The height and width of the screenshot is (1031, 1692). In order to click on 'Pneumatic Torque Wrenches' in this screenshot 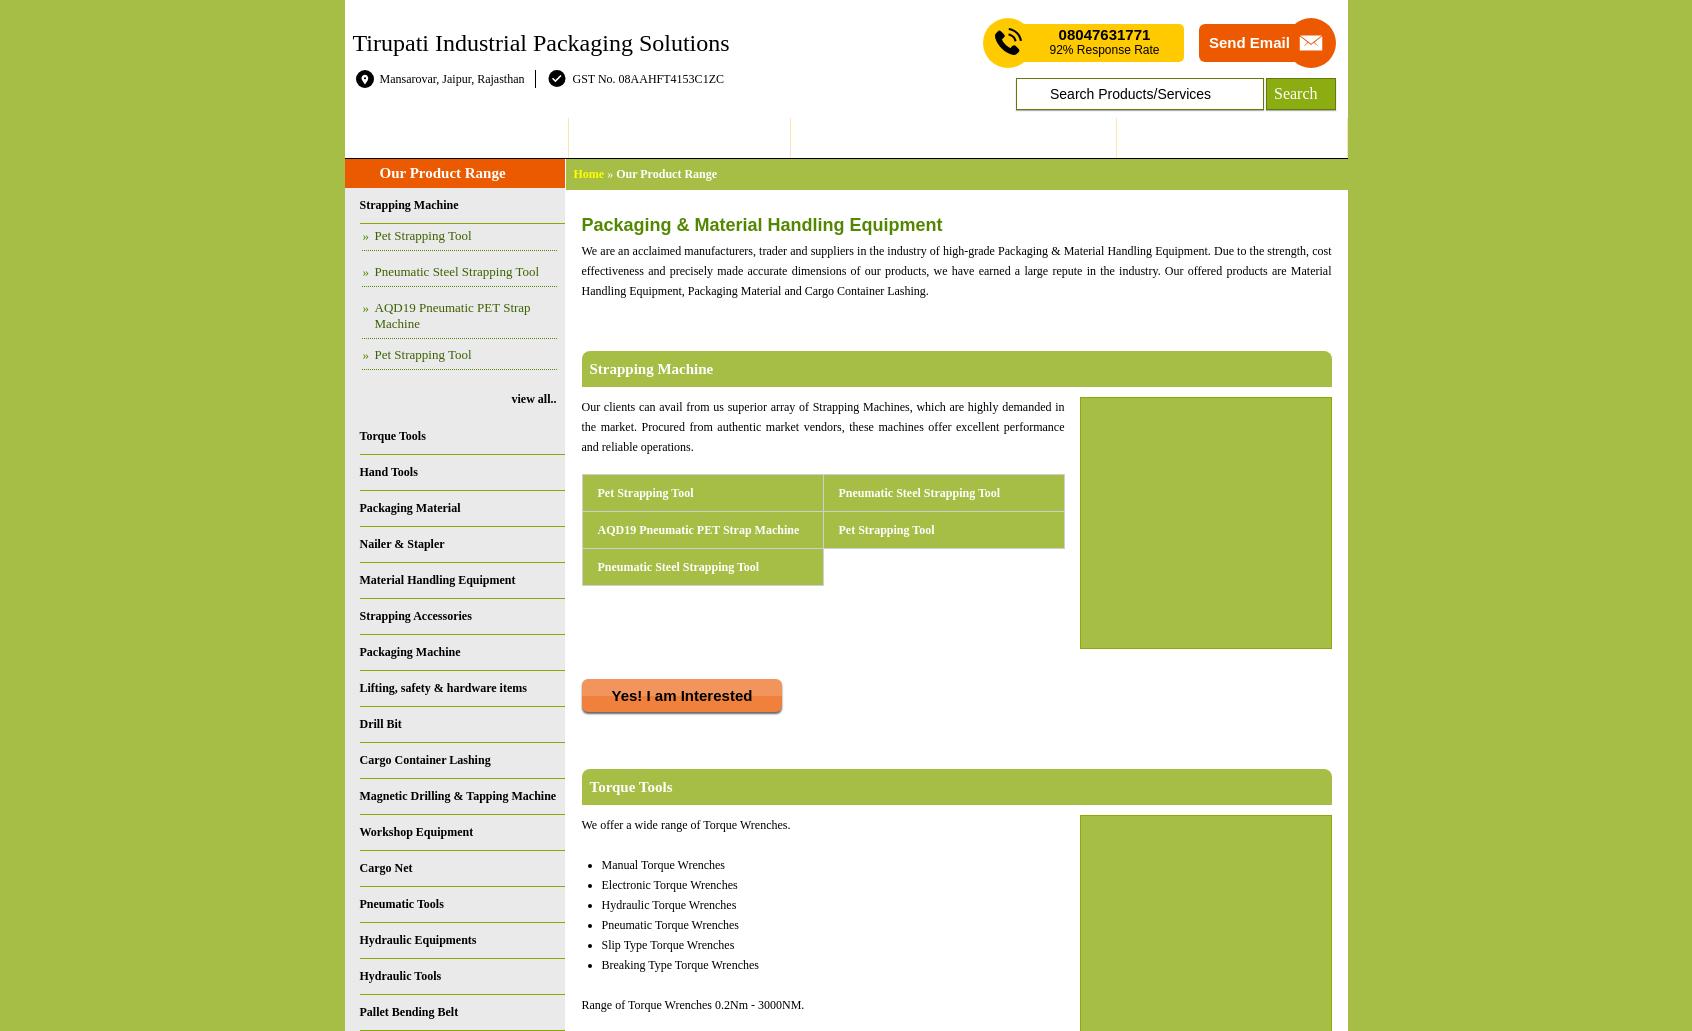, I will do `click(670, 925)`.